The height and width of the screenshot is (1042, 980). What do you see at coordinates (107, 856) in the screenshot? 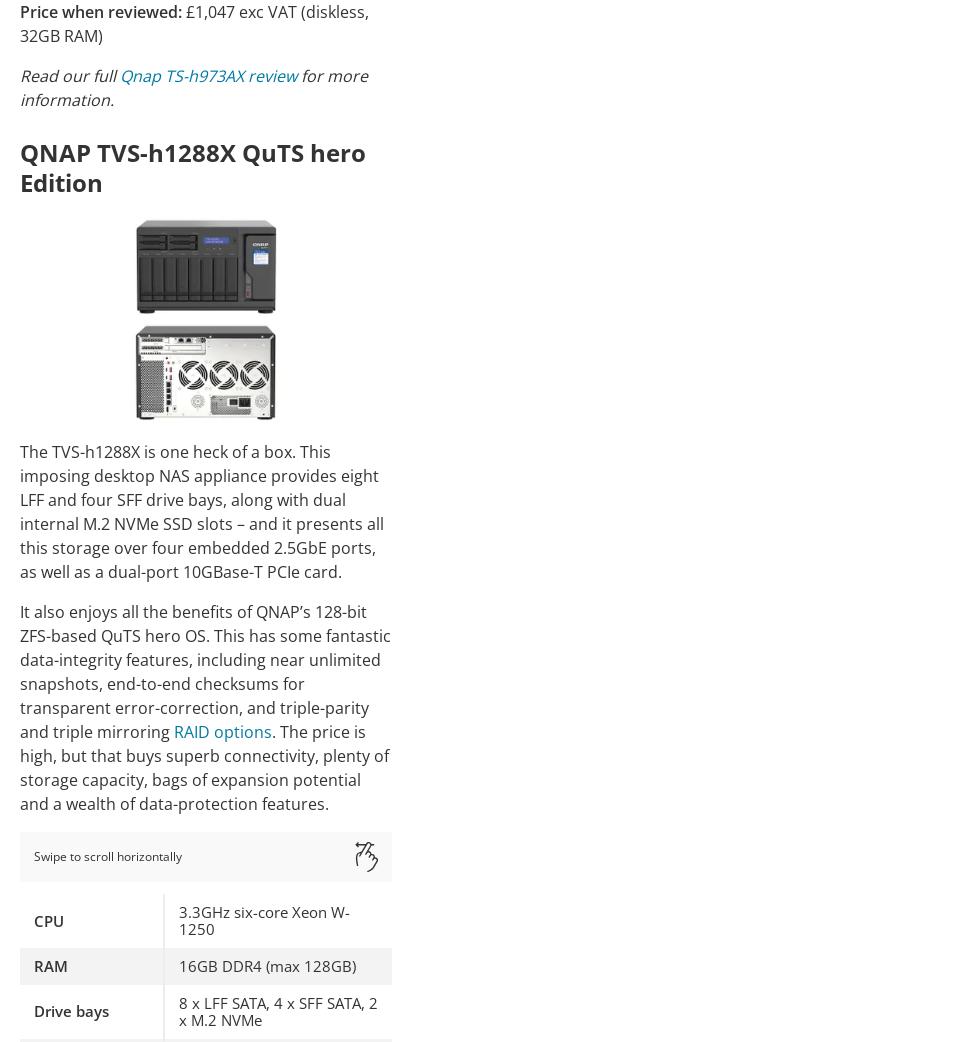
I see `'Swipe to scroll horizontally'` at bounding box center [107, 856].